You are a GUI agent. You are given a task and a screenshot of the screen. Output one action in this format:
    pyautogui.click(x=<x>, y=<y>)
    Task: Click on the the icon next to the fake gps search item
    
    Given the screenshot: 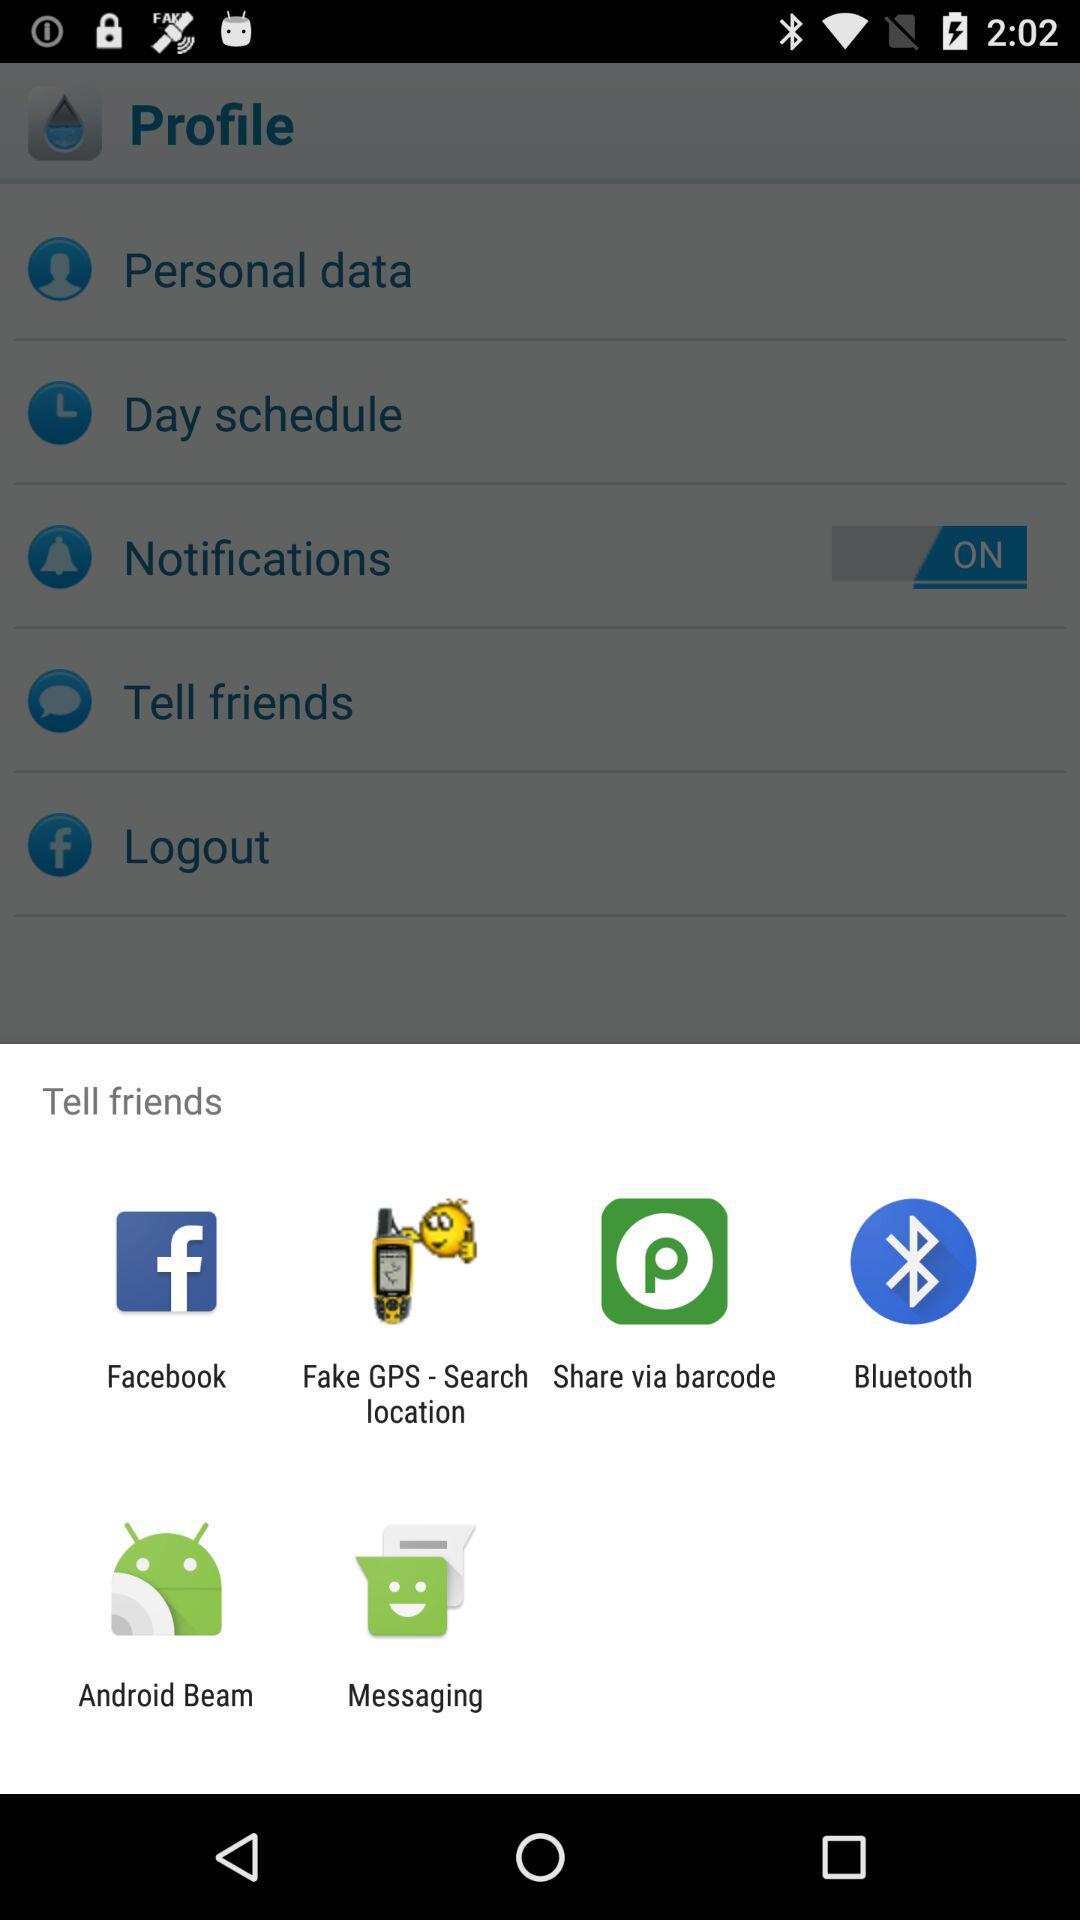 What is the action you would take?
    pyautogui.click(x=664, y=1392)
    